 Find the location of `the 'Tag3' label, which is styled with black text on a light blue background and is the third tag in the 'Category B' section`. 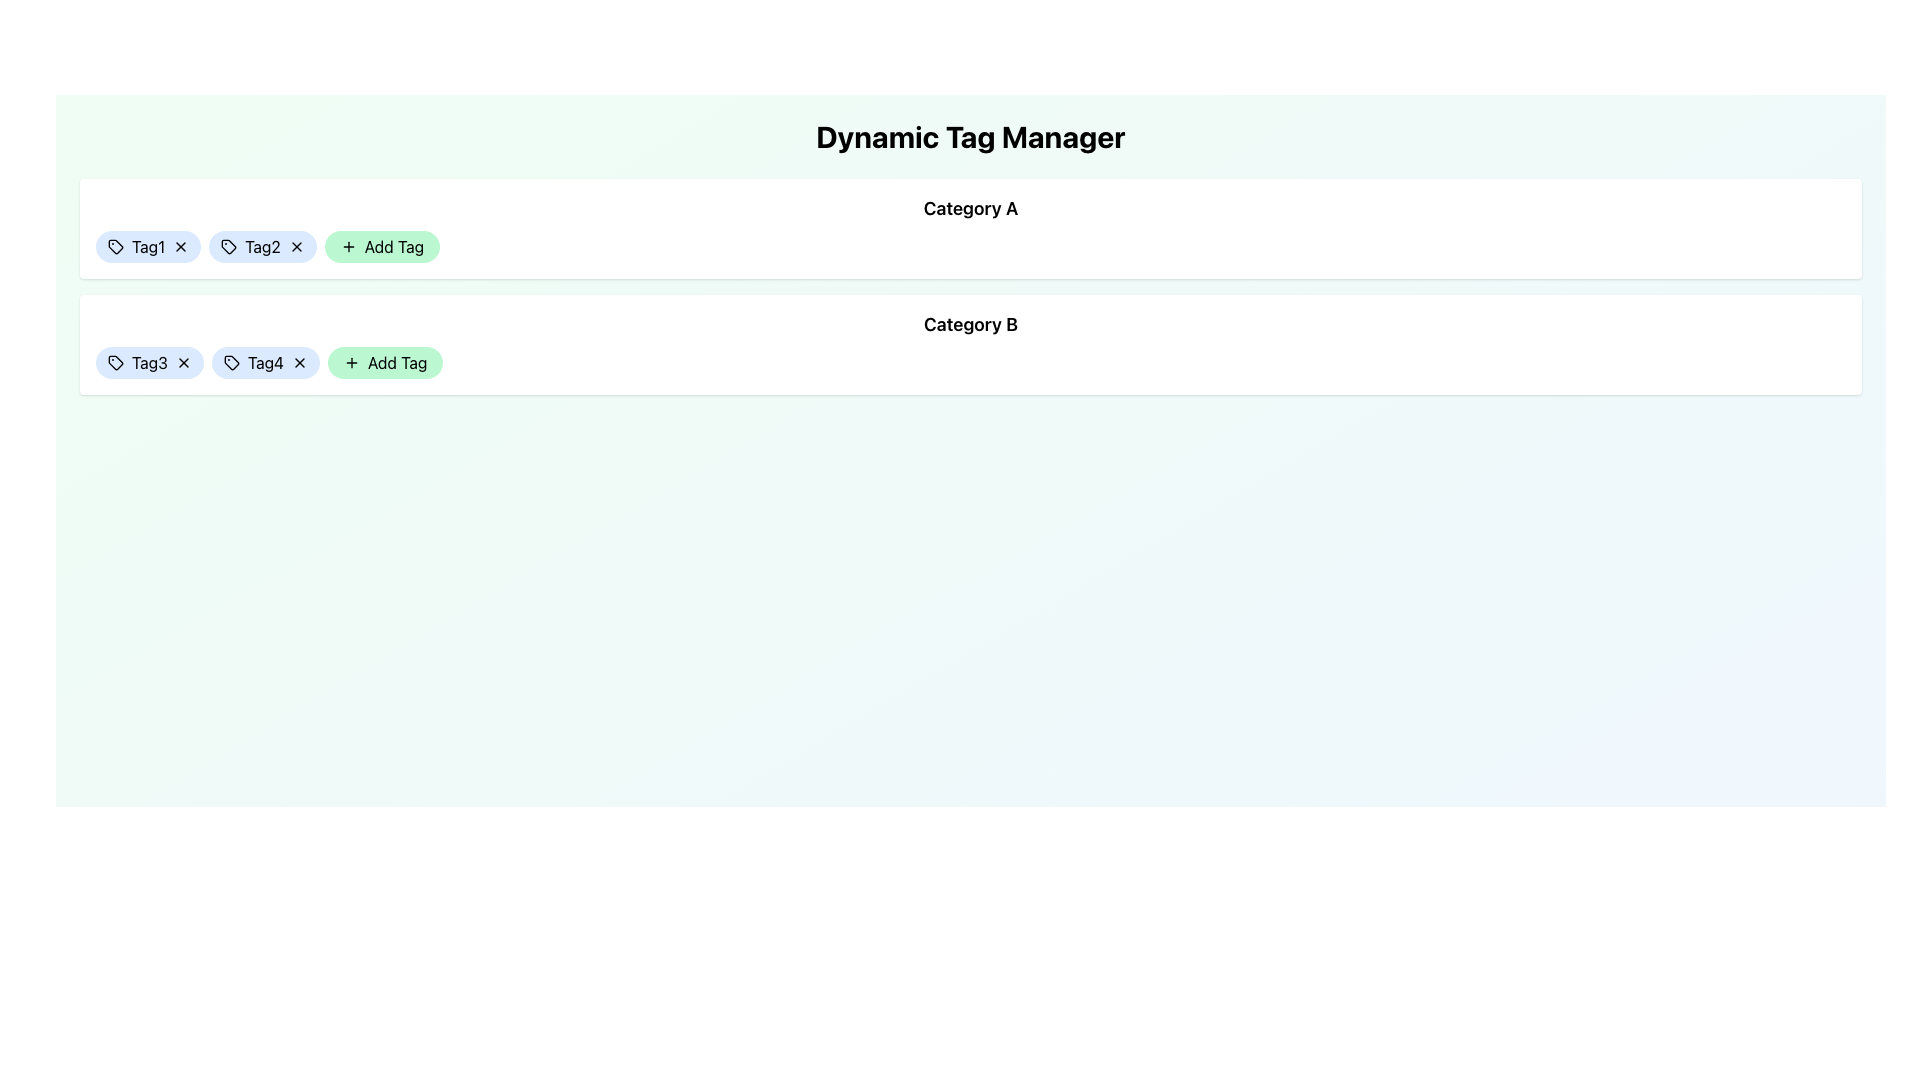

the 'Tag3' label, which is styled with black text on a light blue background and is the third tag in the 'Category B' section is located at coordinates (148, 362).